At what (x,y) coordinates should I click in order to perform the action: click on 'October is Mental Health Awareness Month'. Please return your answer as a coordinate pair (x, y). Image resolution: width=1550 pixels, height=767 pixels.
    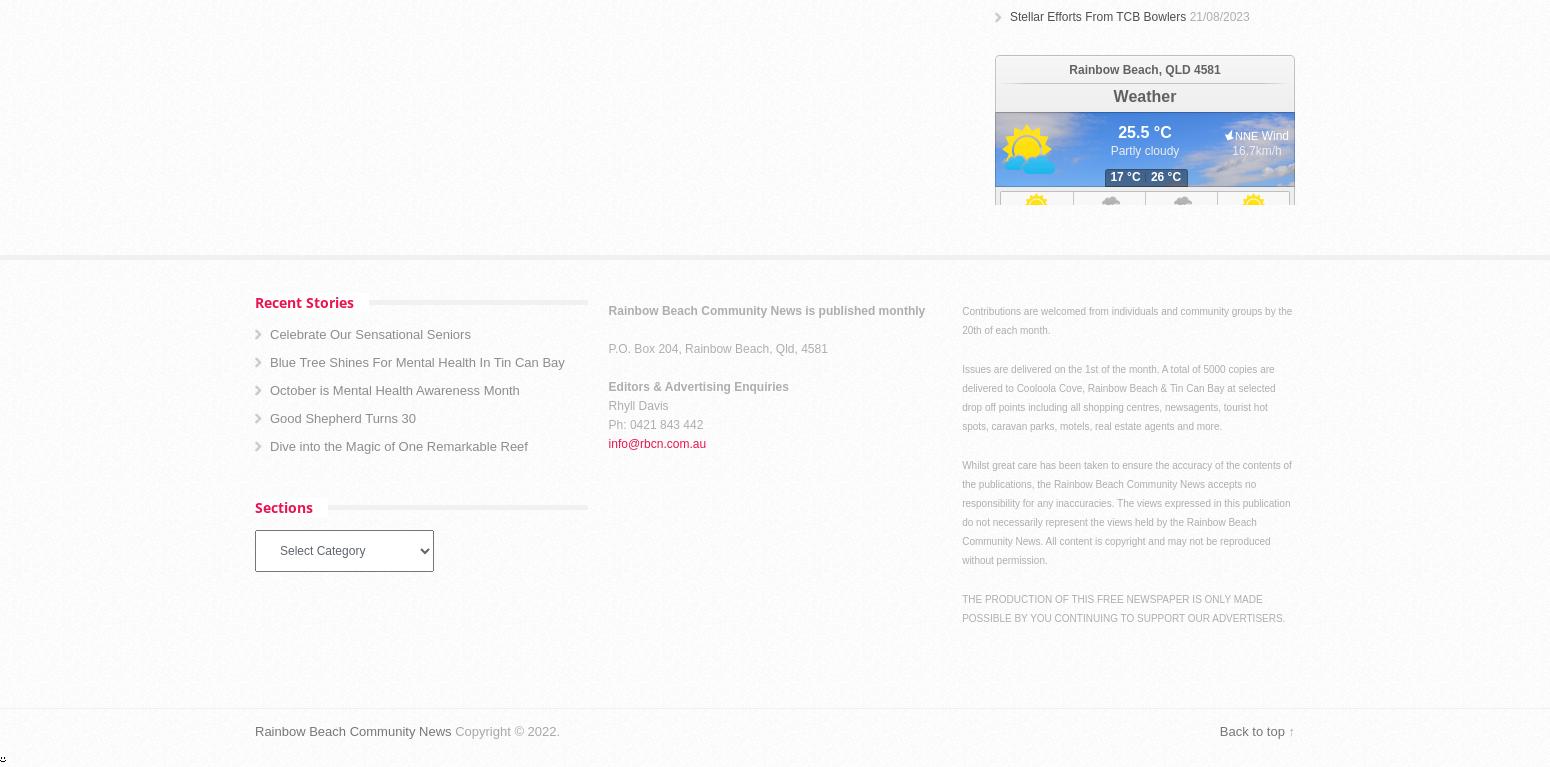
    Looking at the image, I should click on (270, 389).